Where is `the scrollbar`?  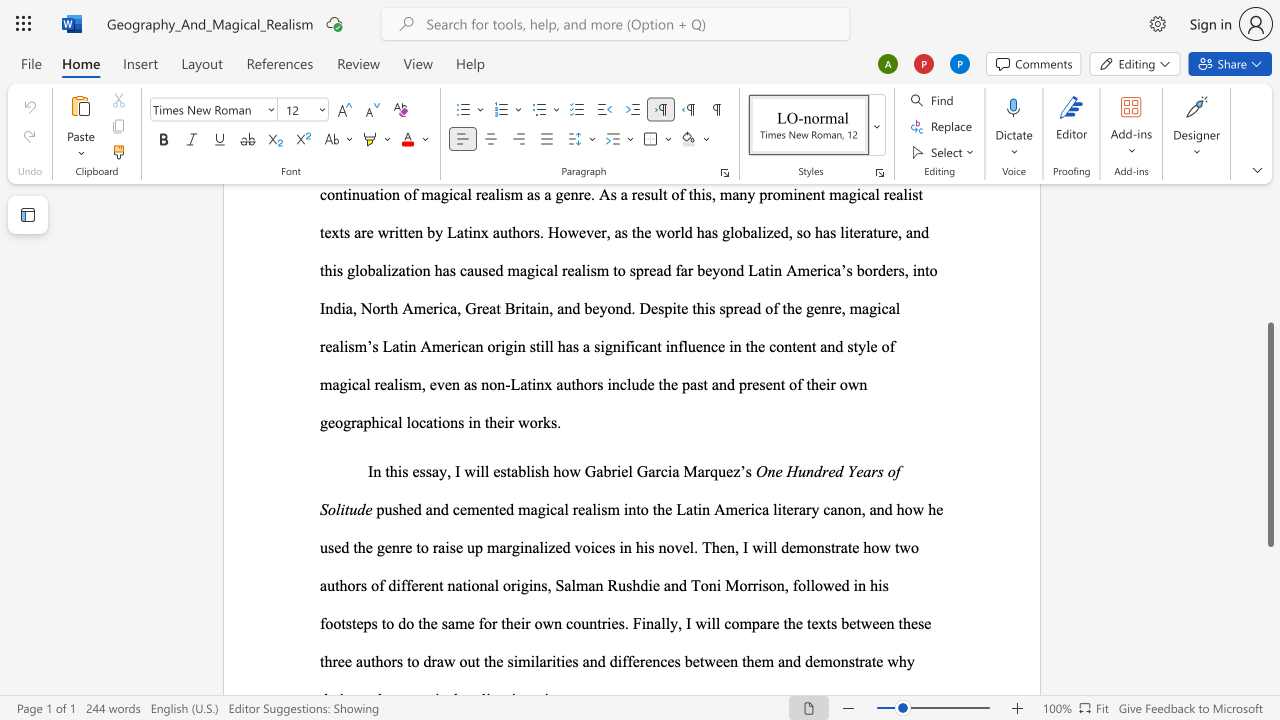
the scrollbar is located at coordinates (1269, 220).